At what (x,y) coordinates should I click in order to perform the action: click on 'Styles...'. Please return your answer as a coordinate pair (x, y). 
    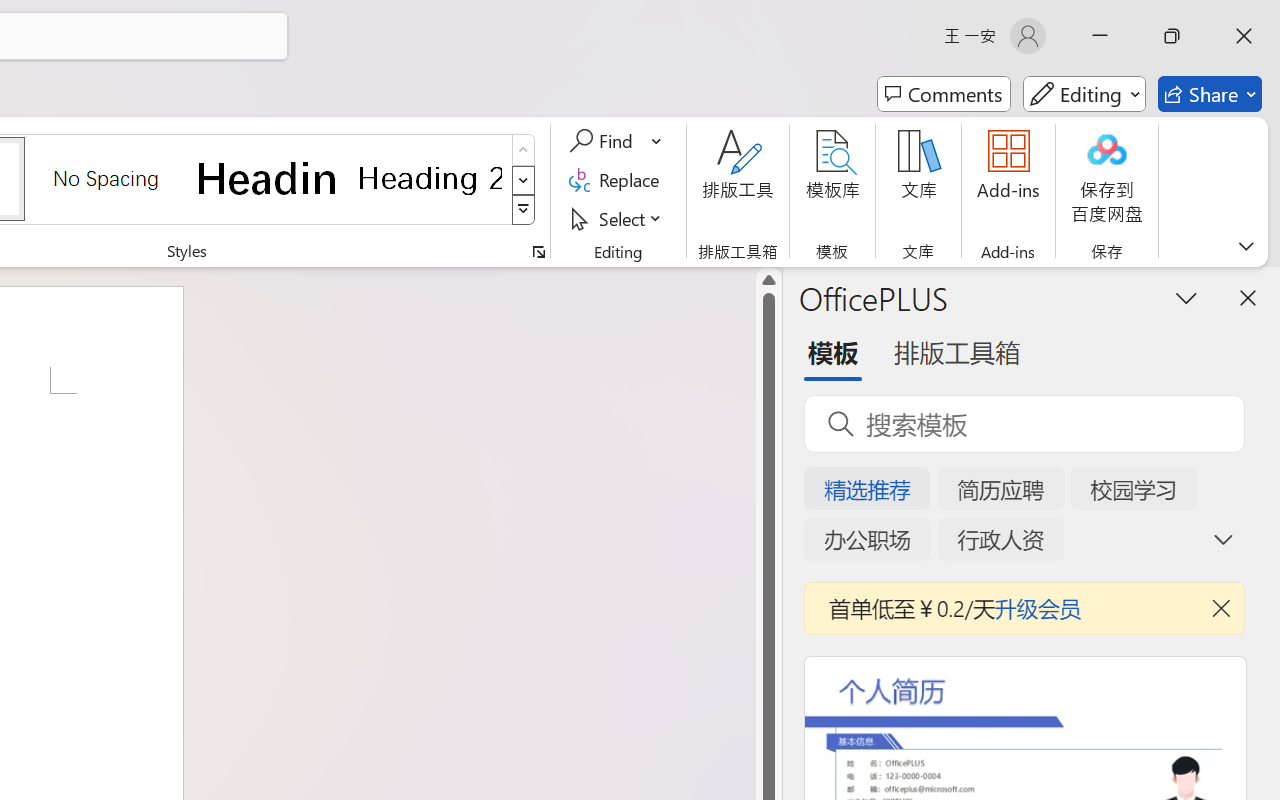
    Looking at the image, I should click on (538, 251).